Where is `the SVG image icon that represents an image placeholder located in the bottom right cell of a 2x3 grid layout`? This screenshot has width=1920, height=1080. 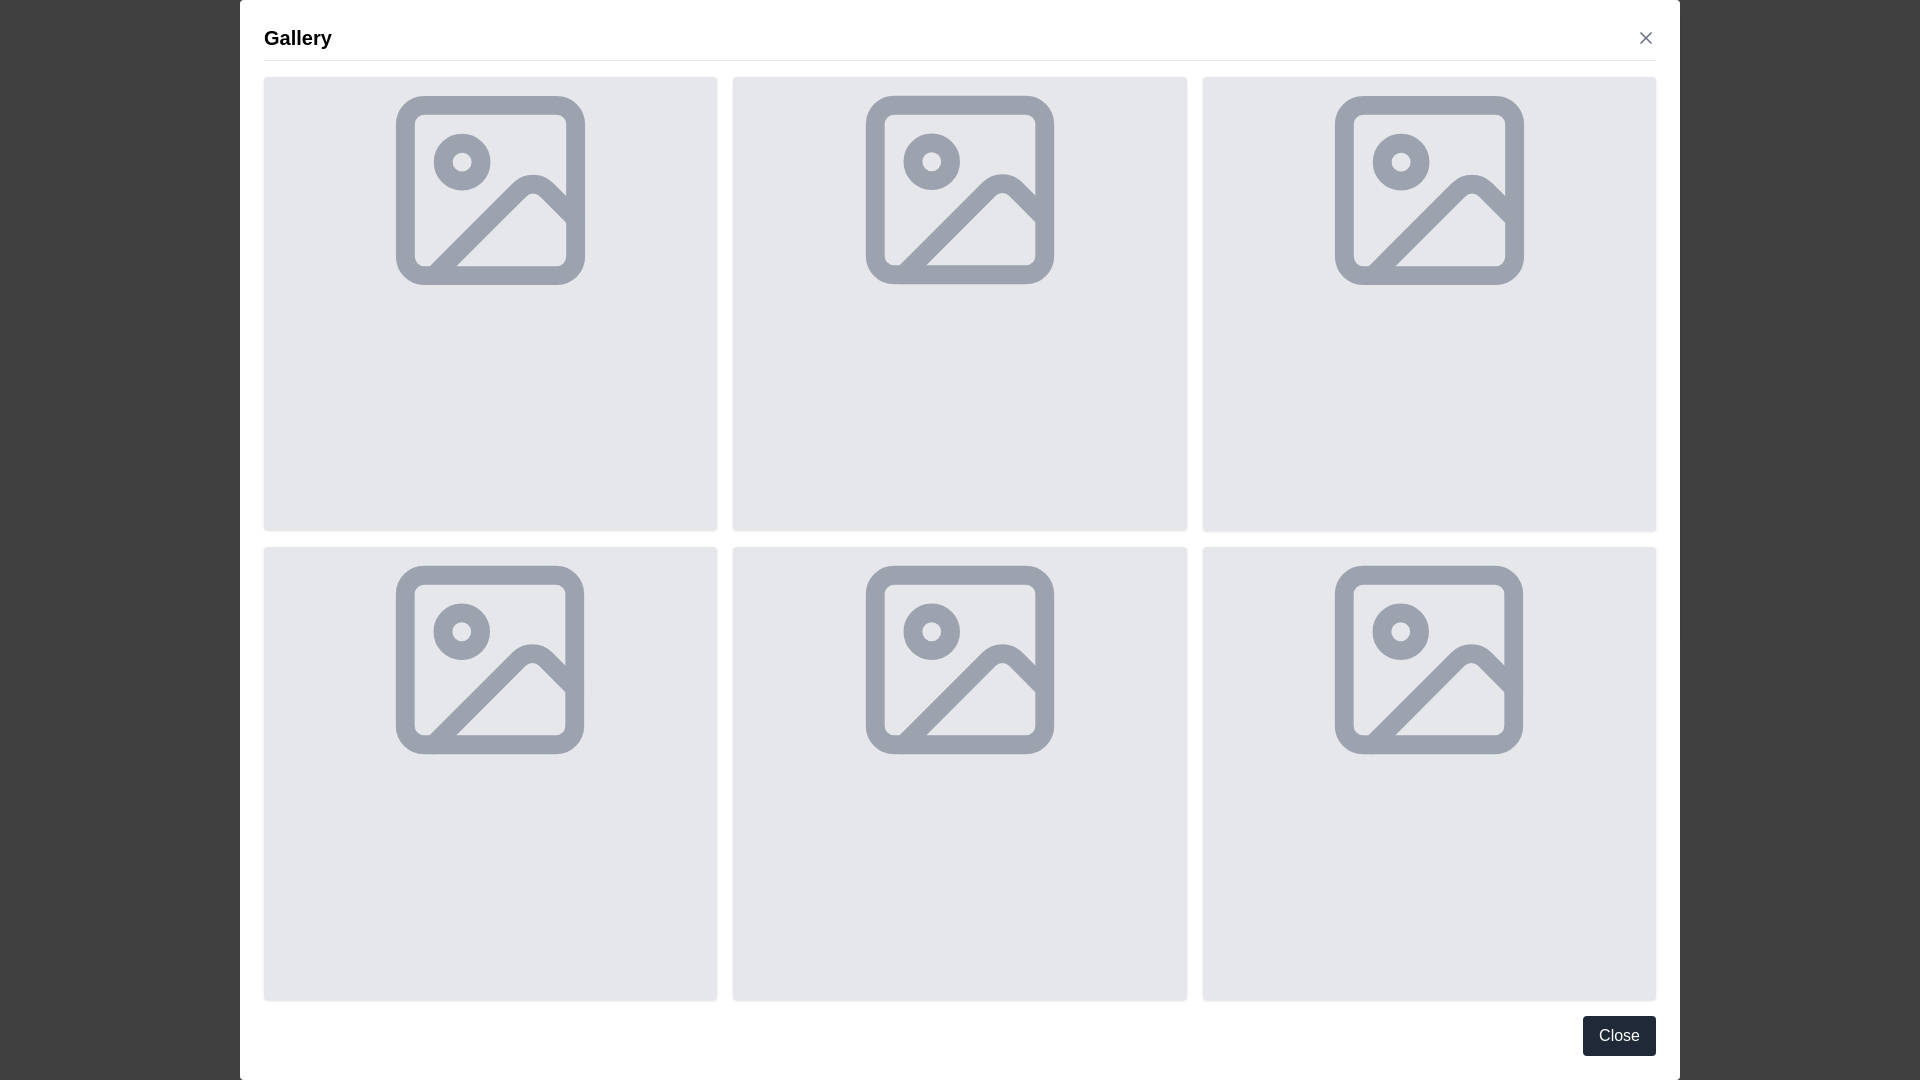
the SVG image icon that represents an image placeholder located in the bottom right cell of a 2x3 grid layout is located at coordinates (1428, 659).